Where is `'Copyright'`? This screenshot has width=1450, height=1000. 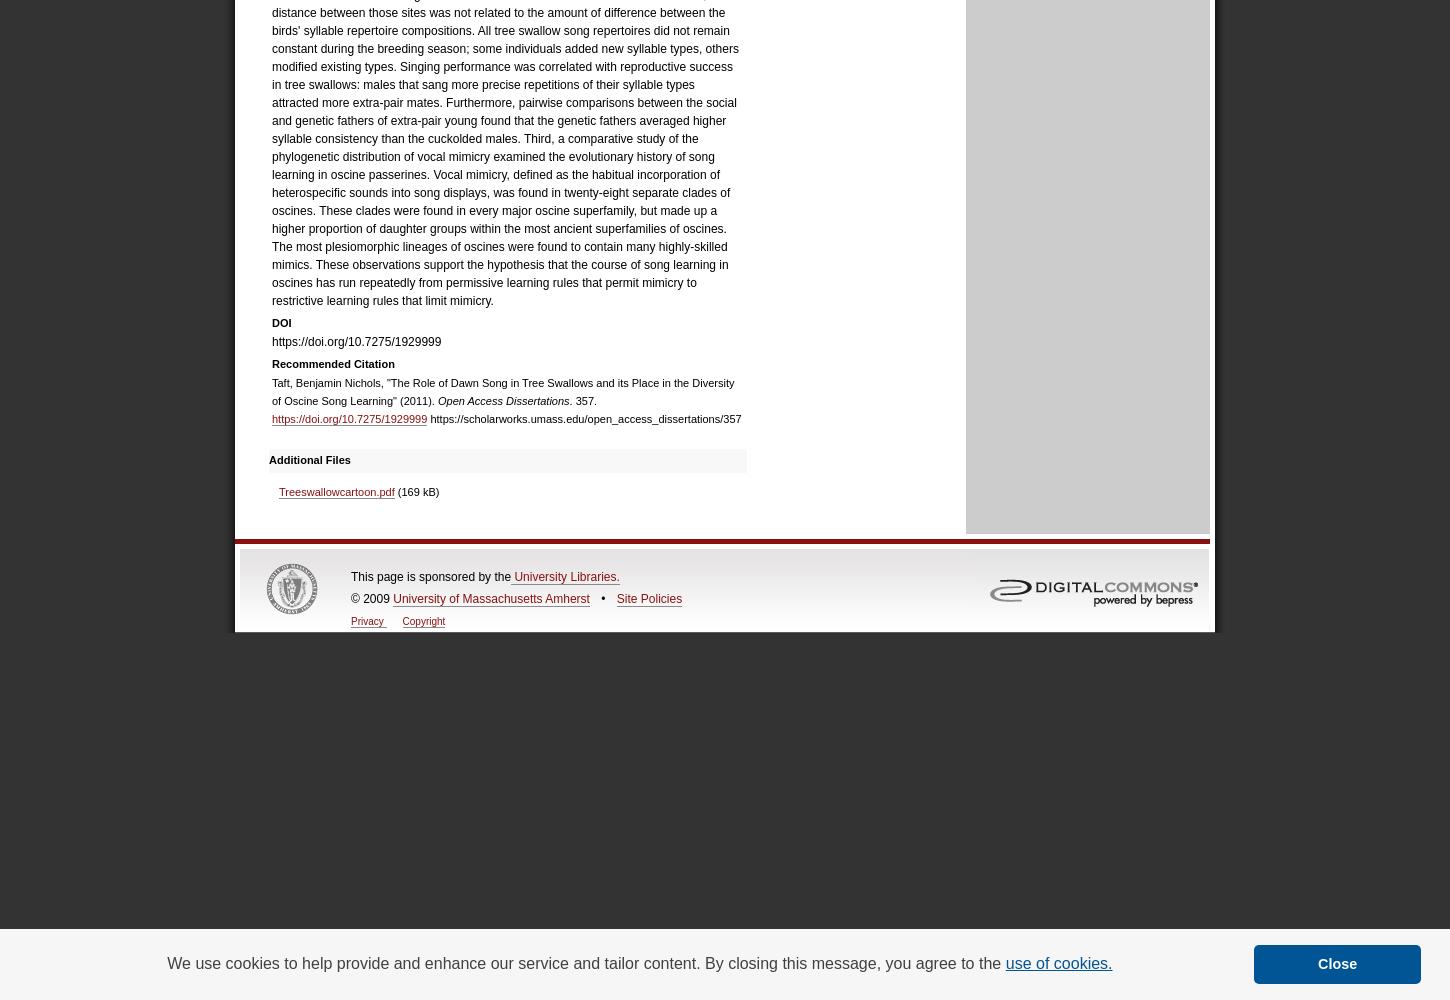 'Copyright' is located at coordinates (400, 619).